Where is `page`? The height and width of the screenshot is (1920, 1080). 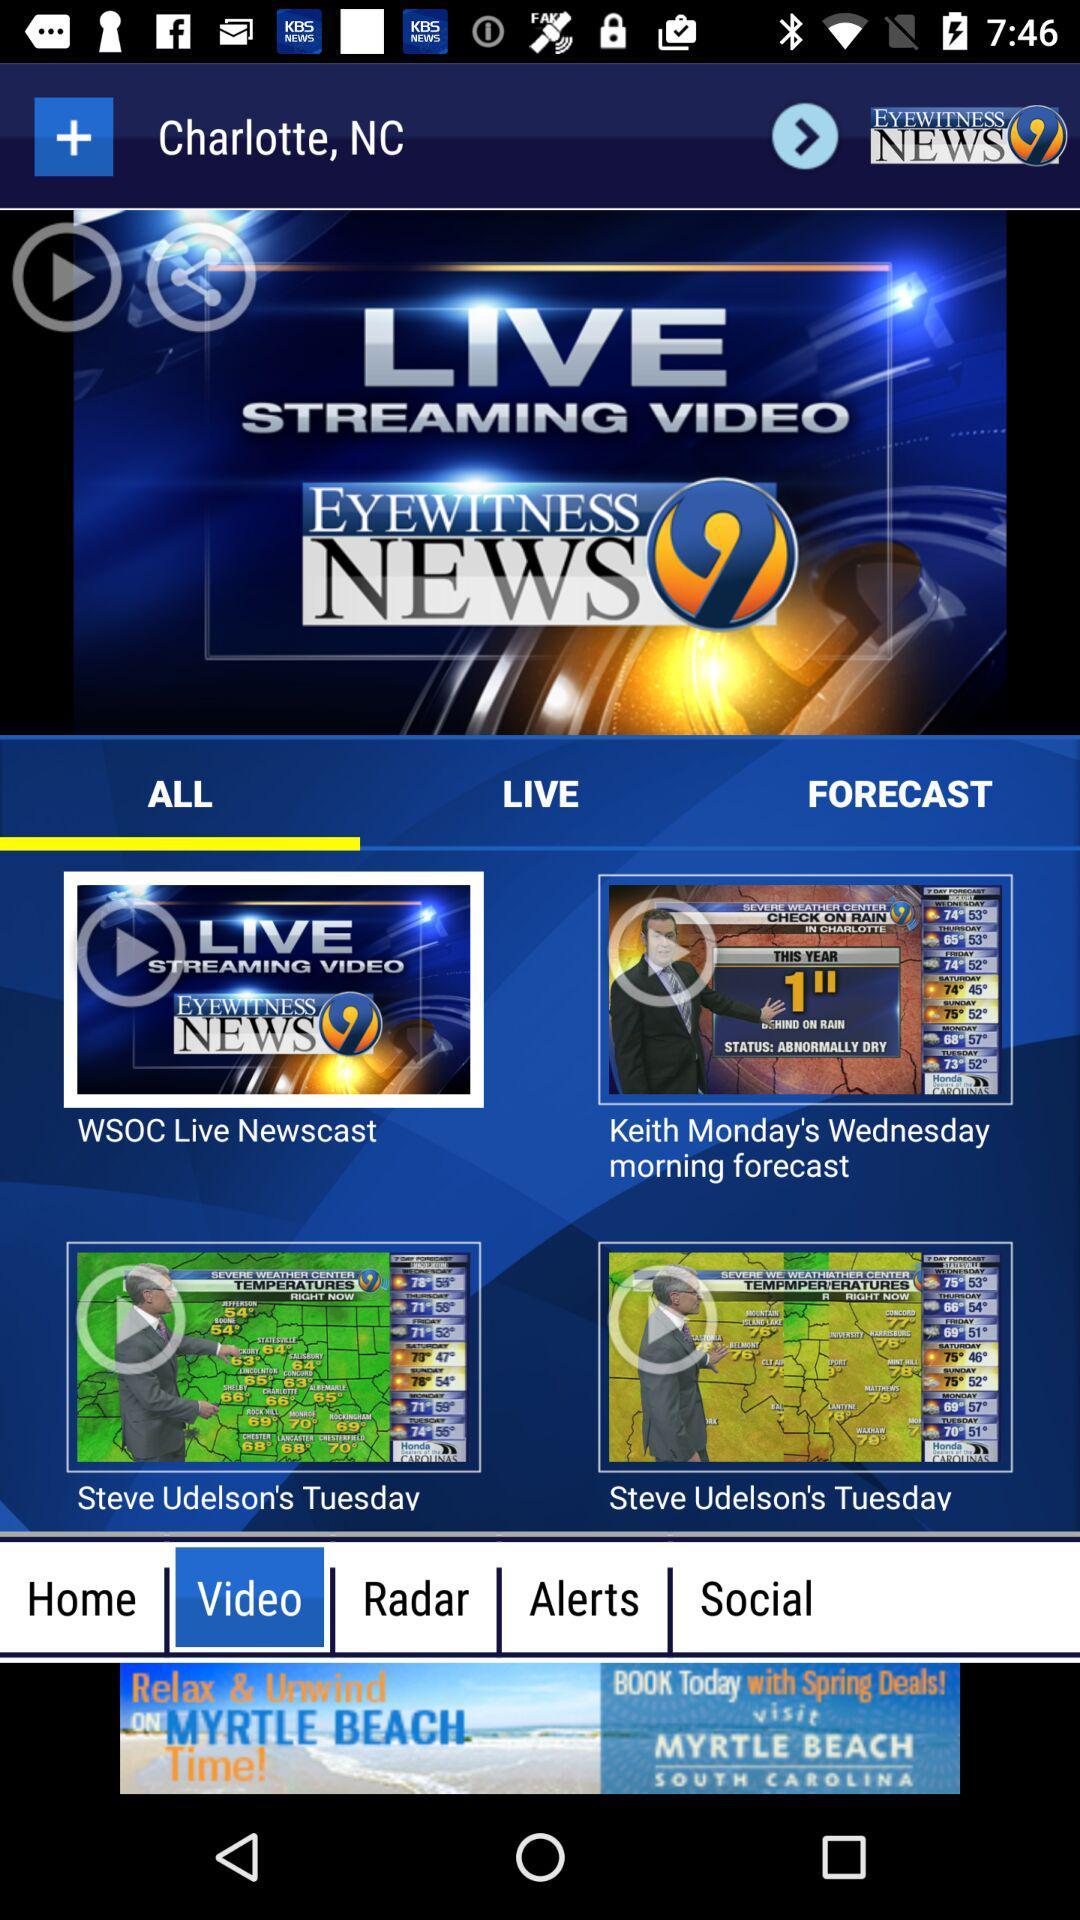 page is located at coordinates (72, 135).